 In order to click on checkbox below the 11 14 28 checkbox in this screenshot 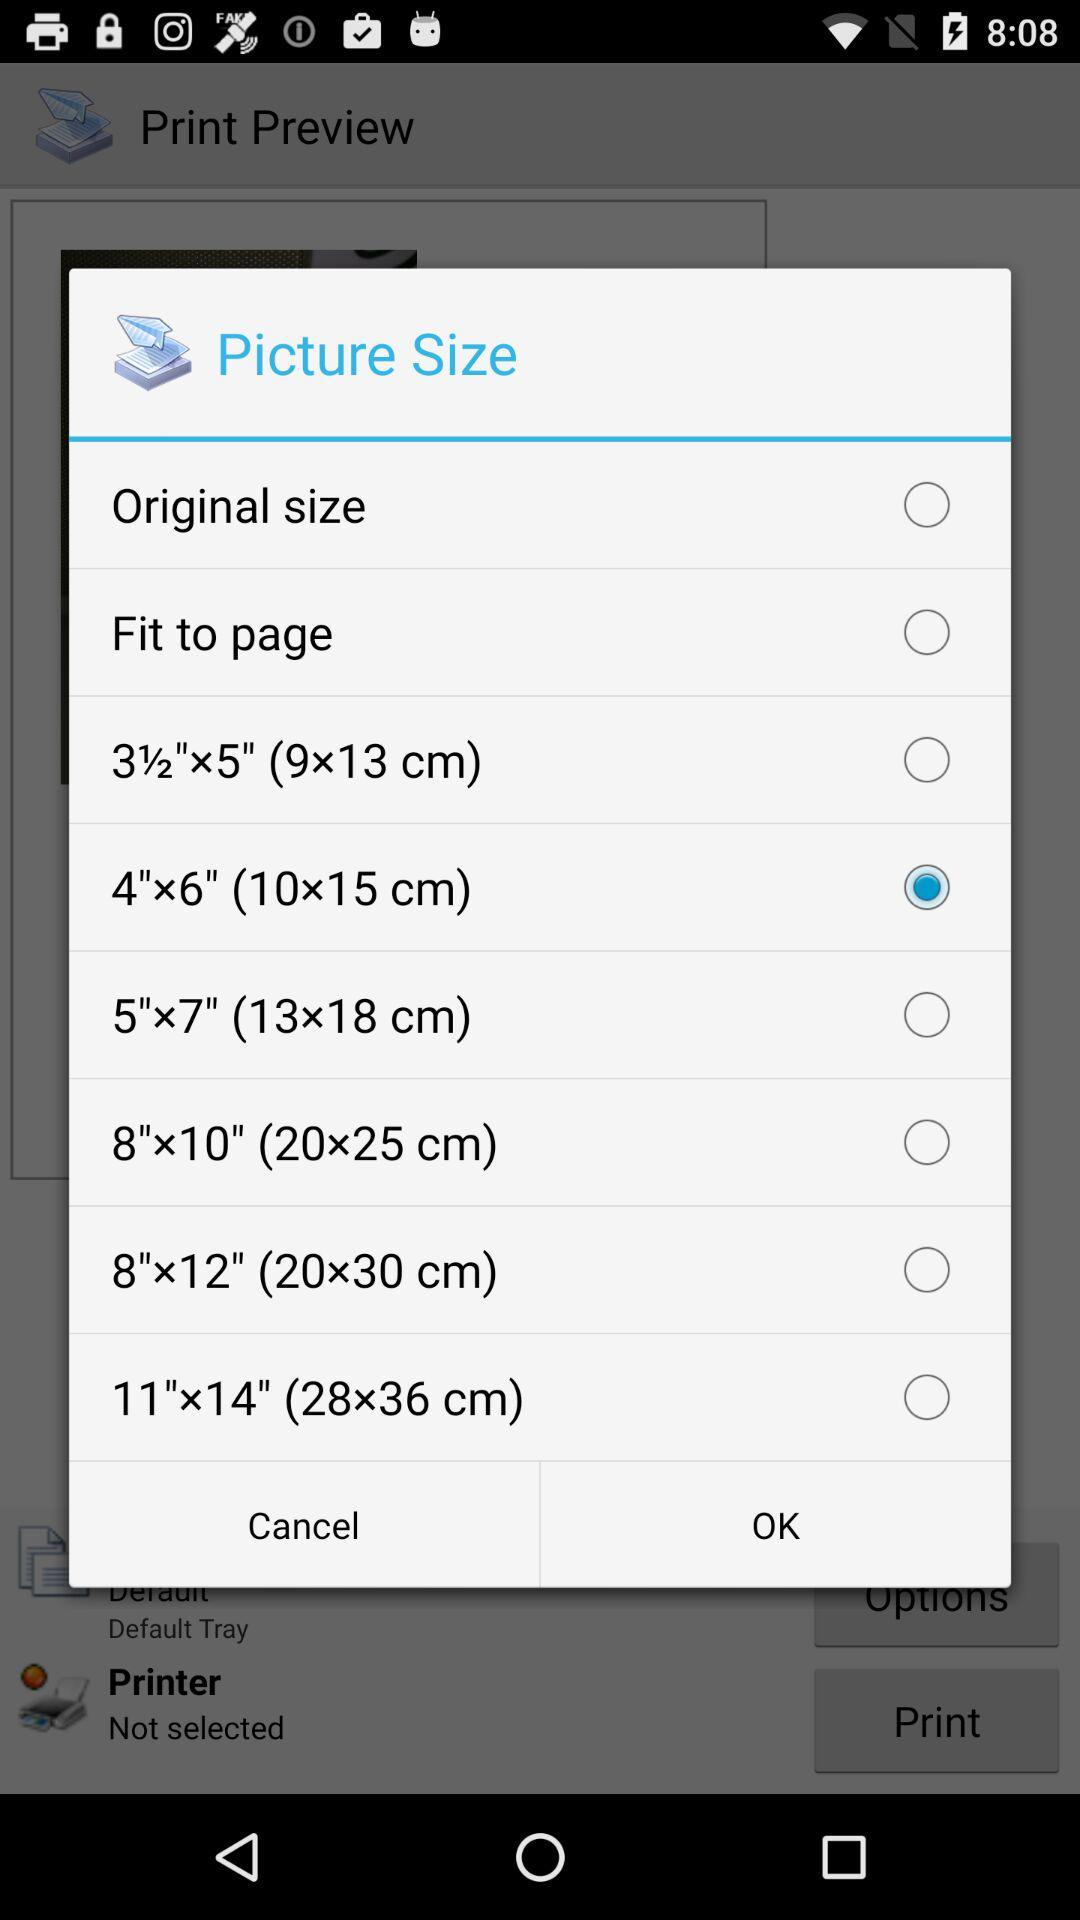, I will do `click(774, 1523)`.